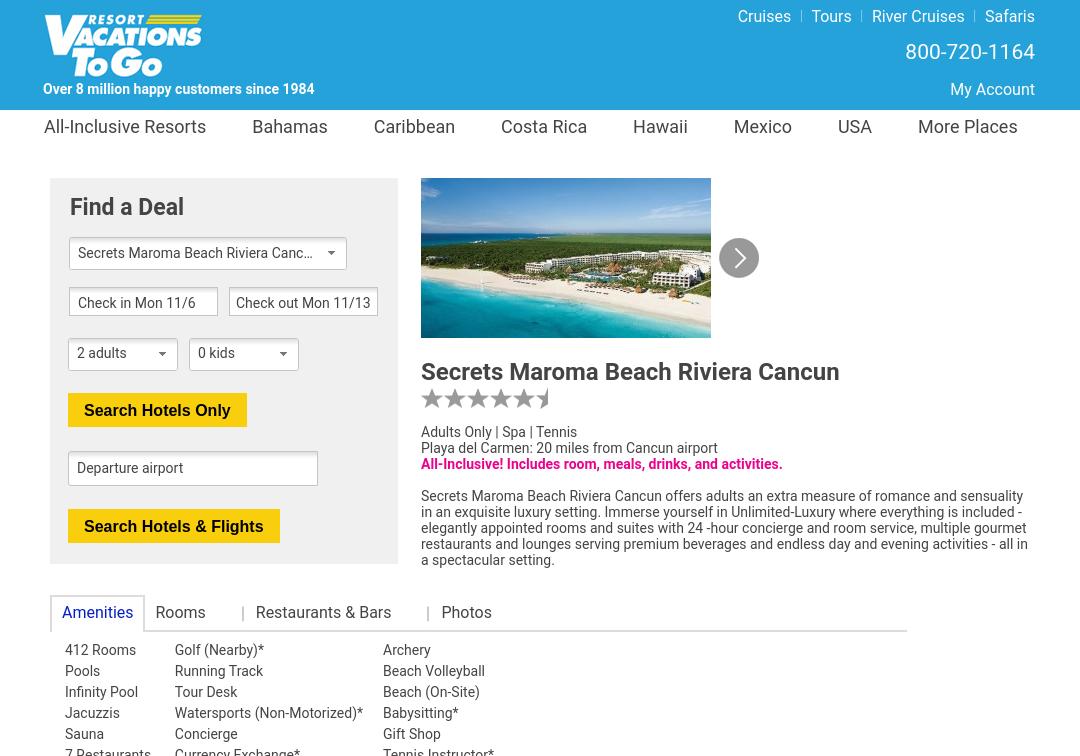 The width and height of the screenshot is (1080, 756). I want to click on 'Infinity Pool', so click(101, 691).